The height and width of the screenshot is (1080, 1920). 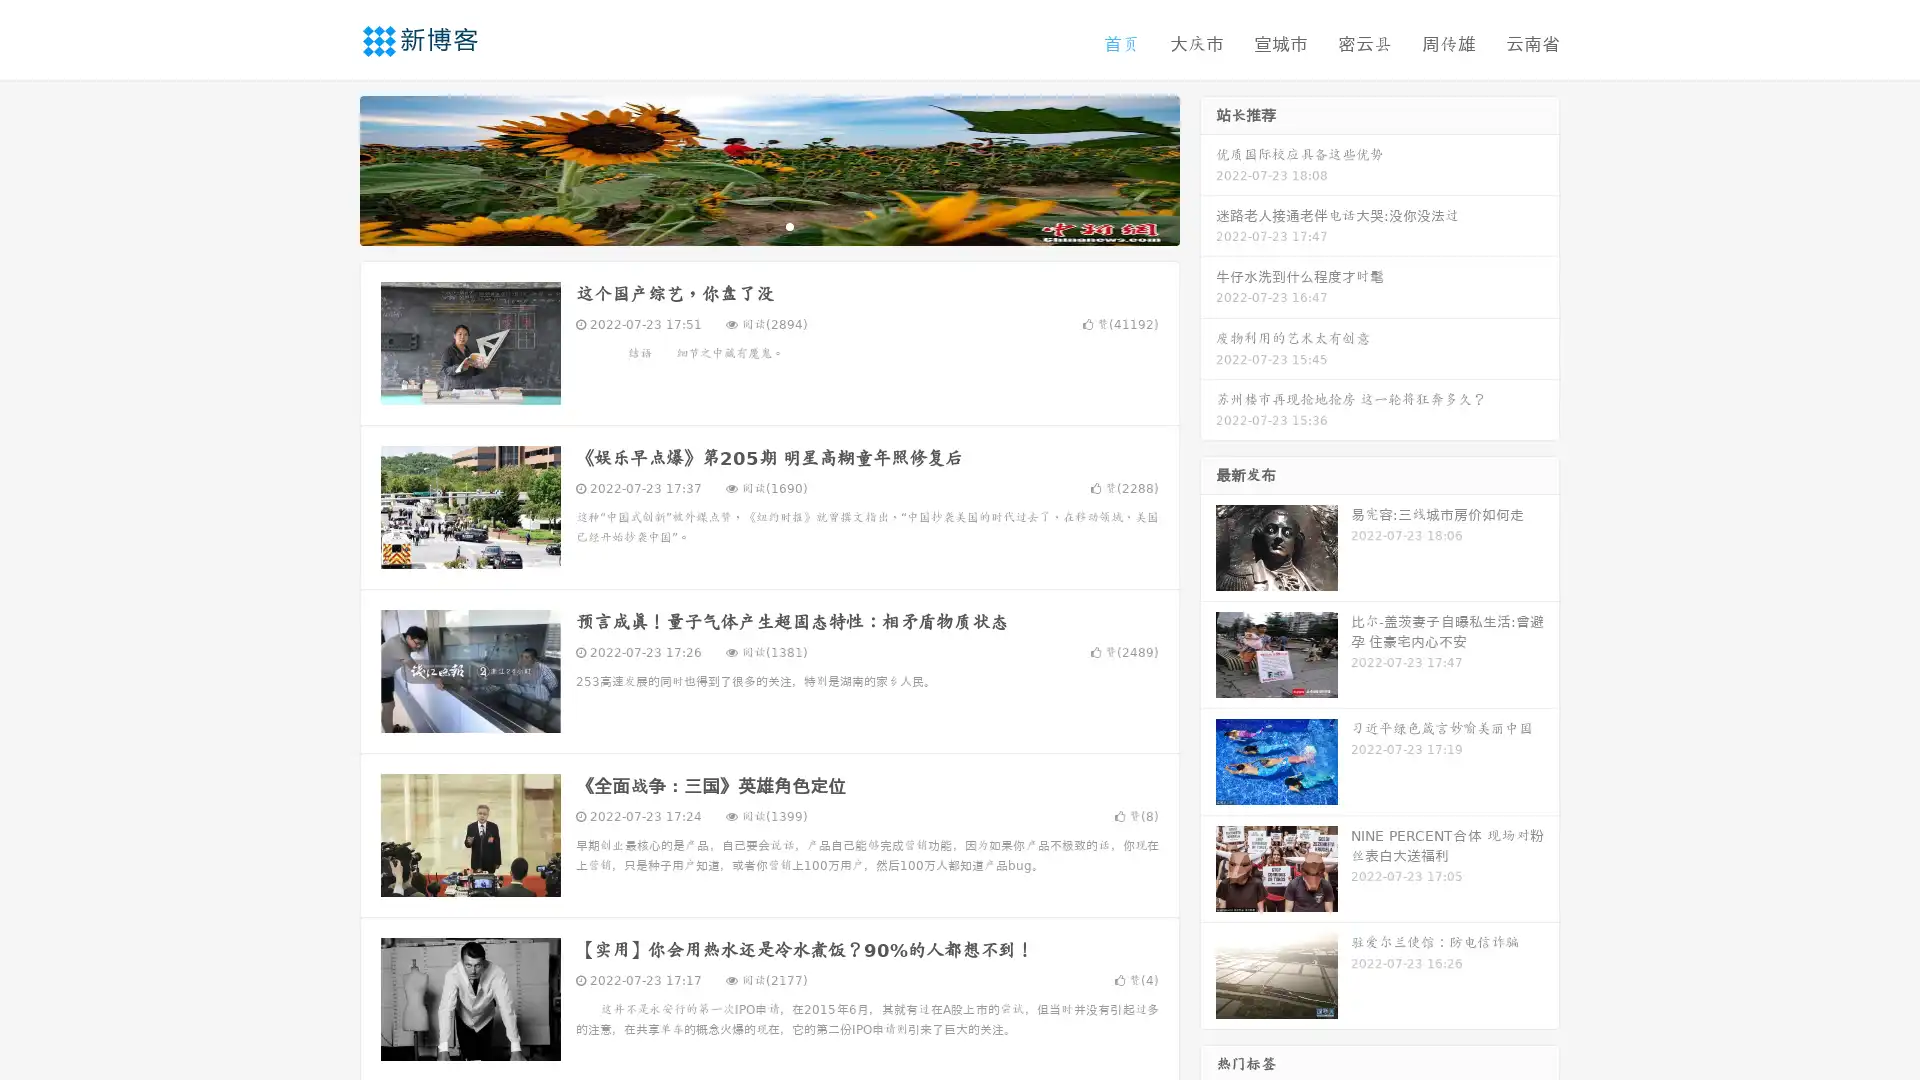 What do you see at coordinates (789, 225) in the screenshot?
I see `Go to slide 3` at bounding box center [789, 225].